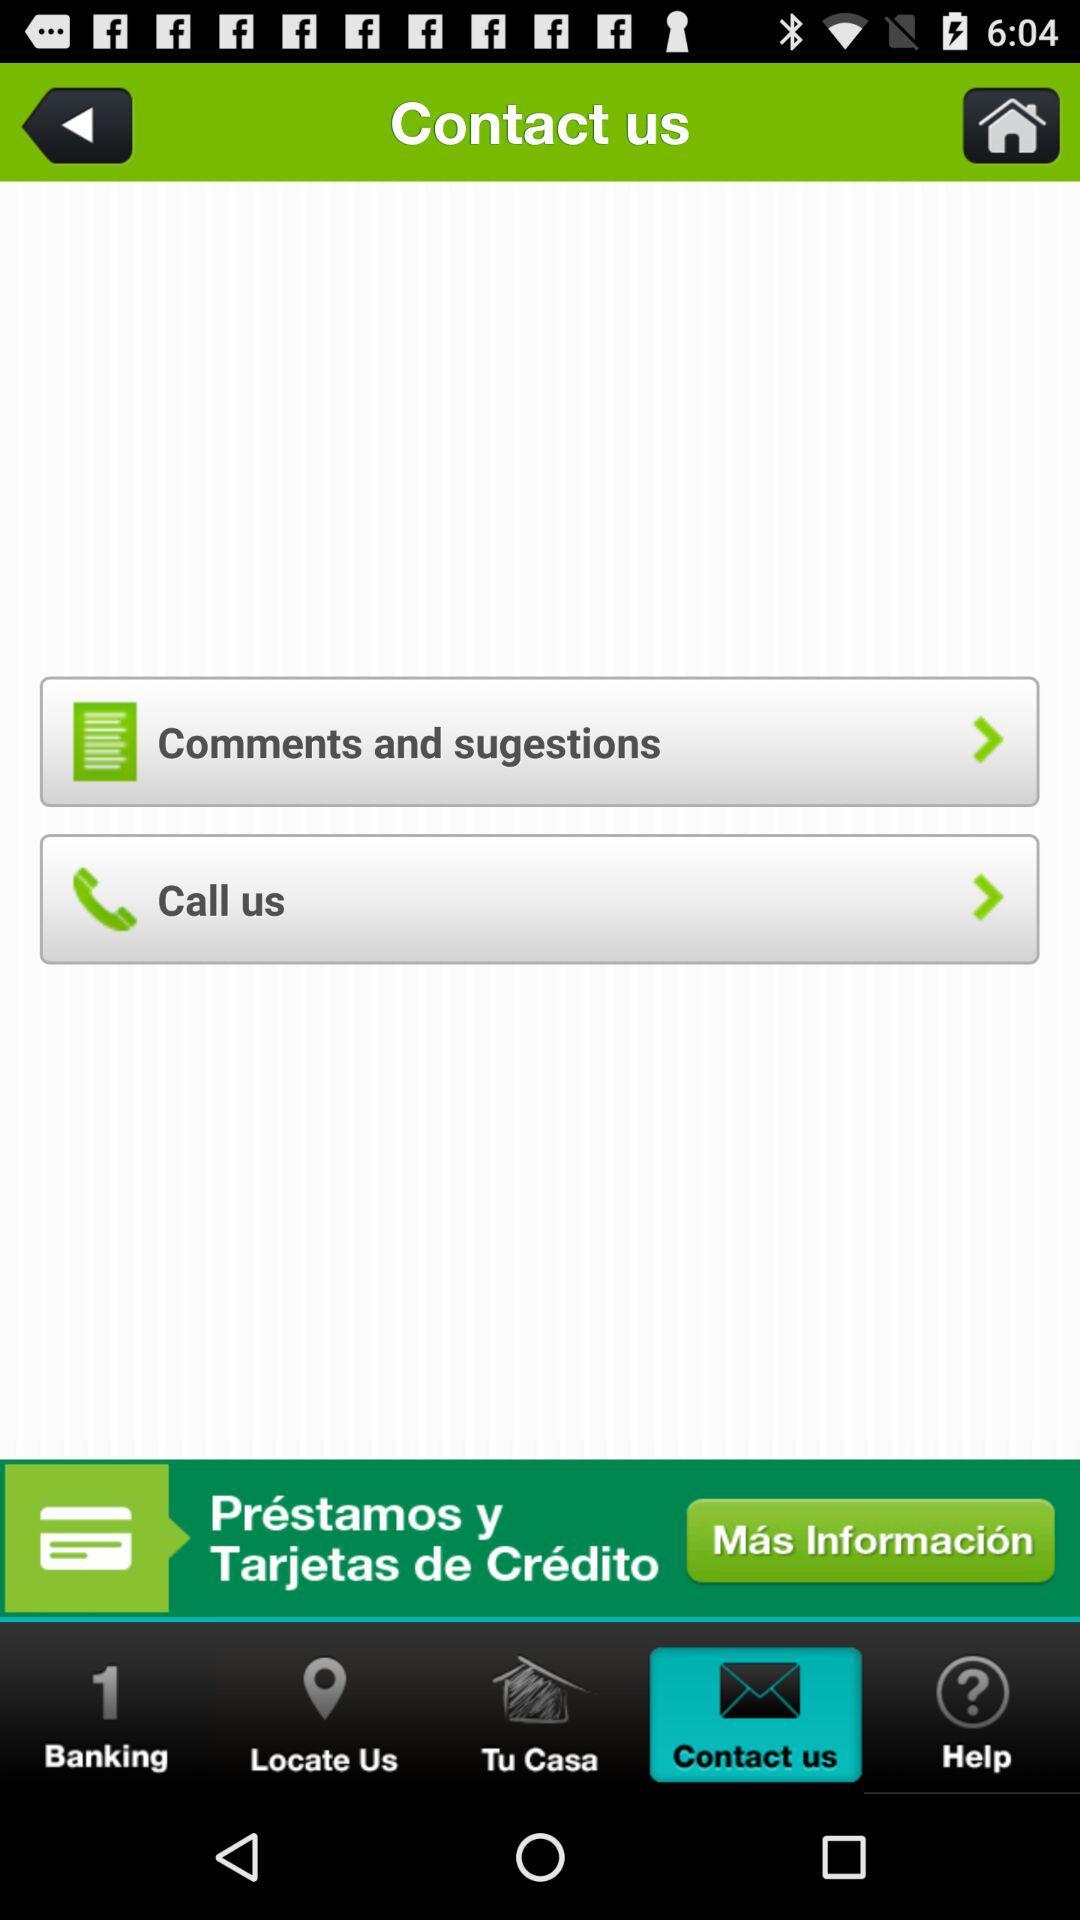  I want to click on the comments and sugestions item, so click(538, 740).